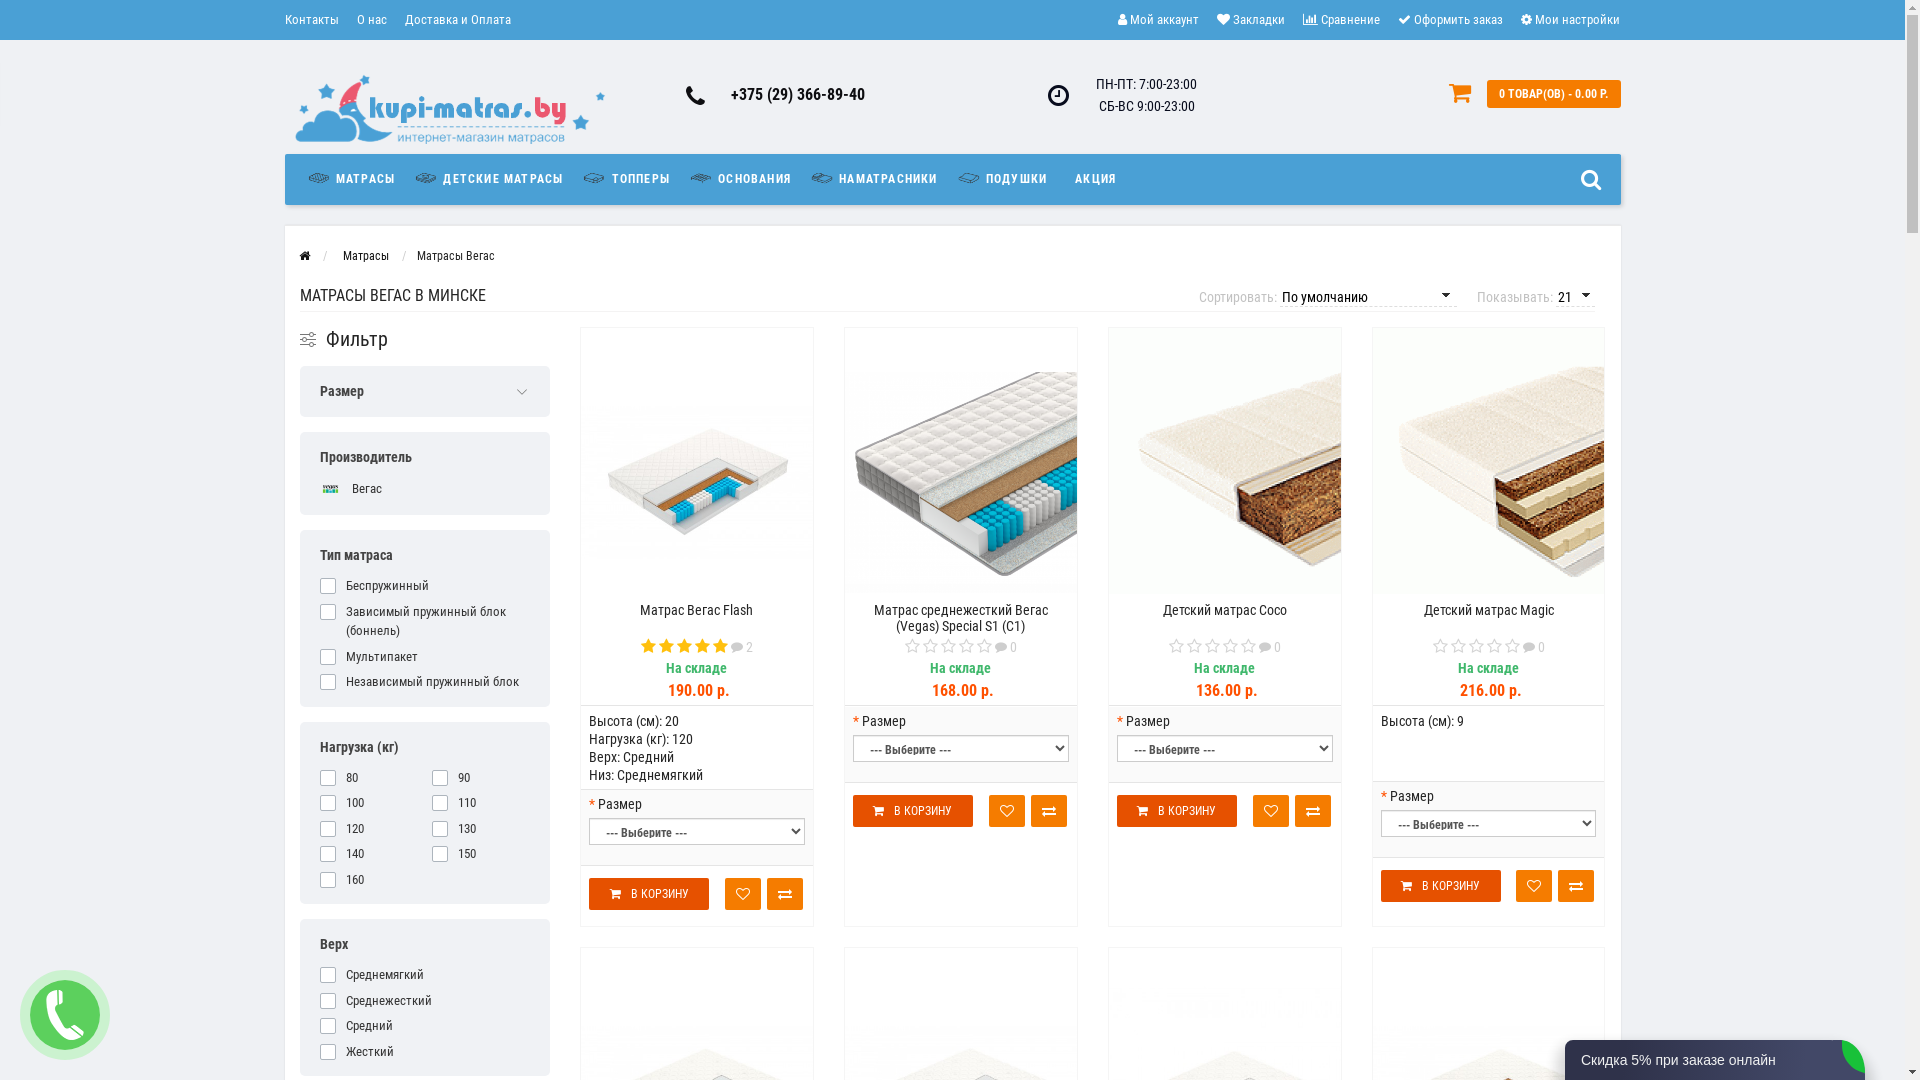 This screenshot has height=1080, width=1920. I want to click on '140', so click(369, 853).